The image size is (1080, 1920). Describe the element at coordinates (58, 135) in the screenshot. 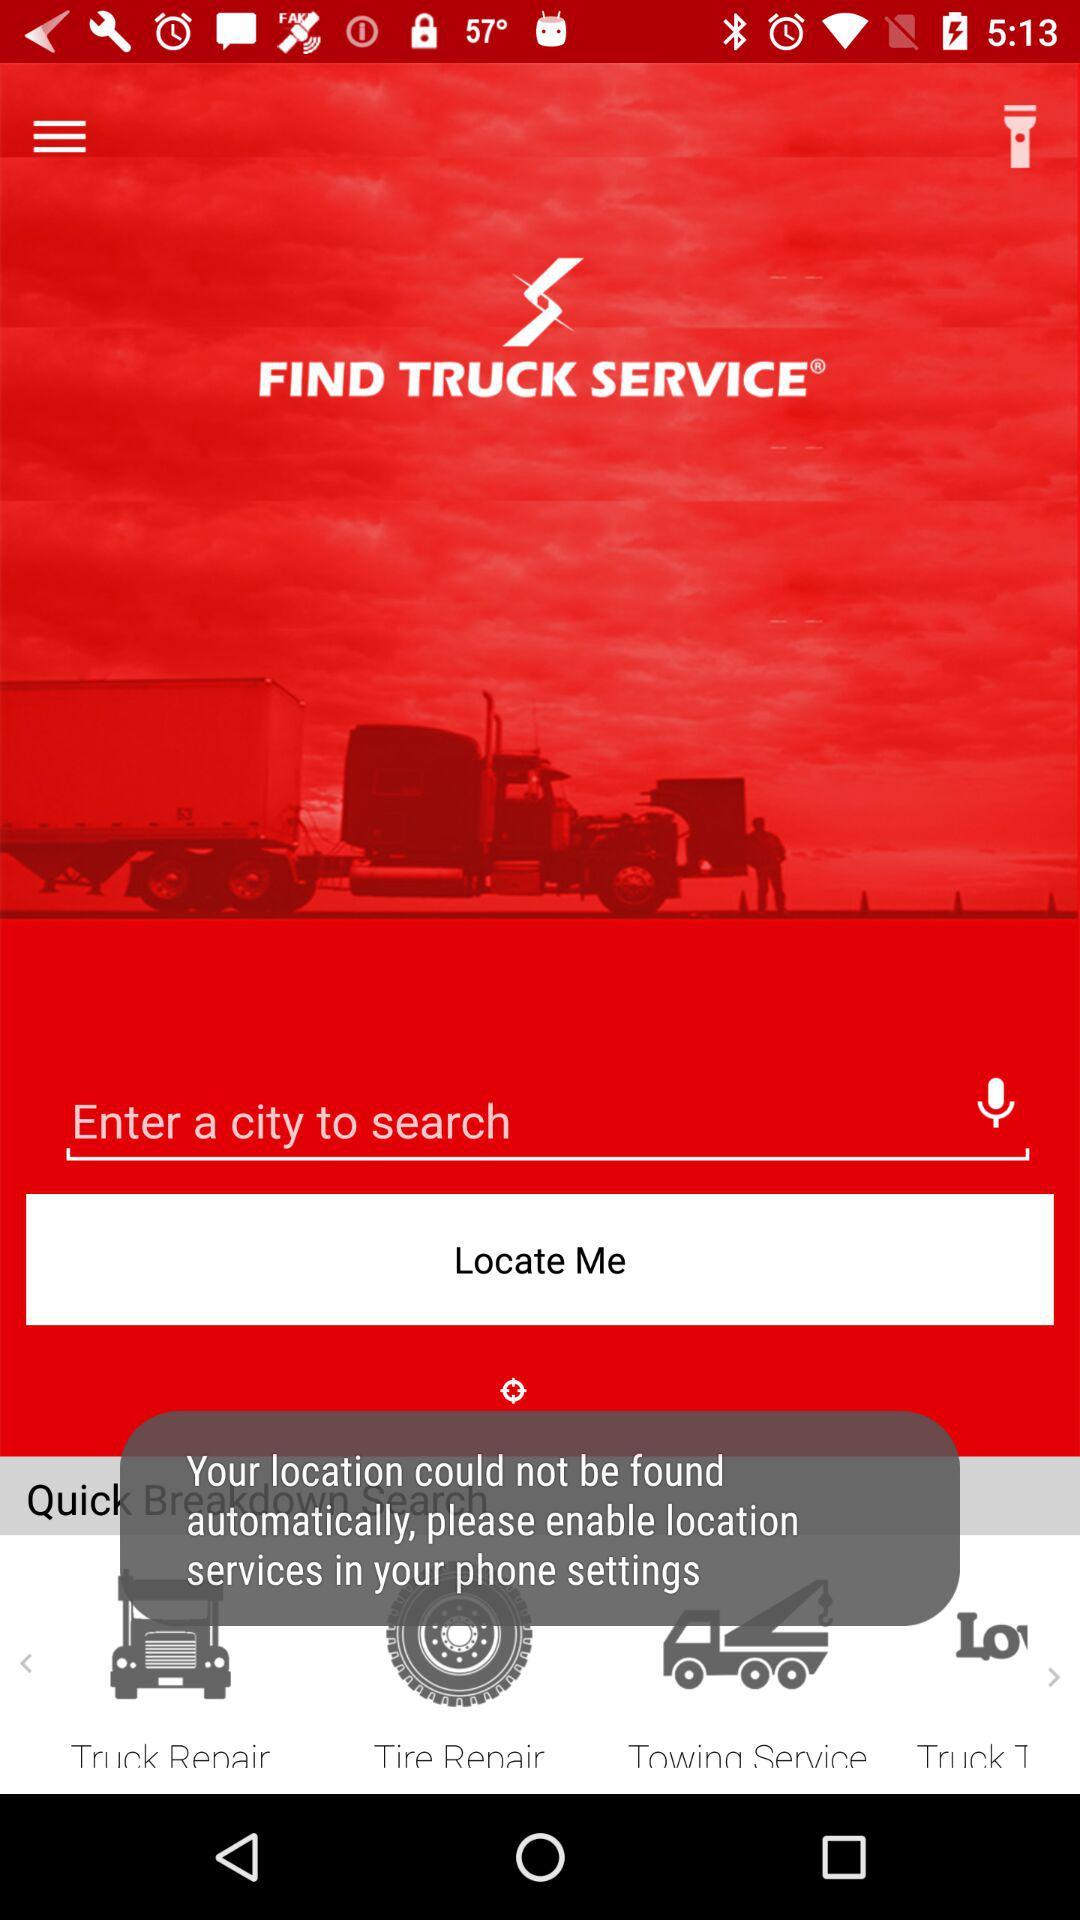

I see `menu` at that location.